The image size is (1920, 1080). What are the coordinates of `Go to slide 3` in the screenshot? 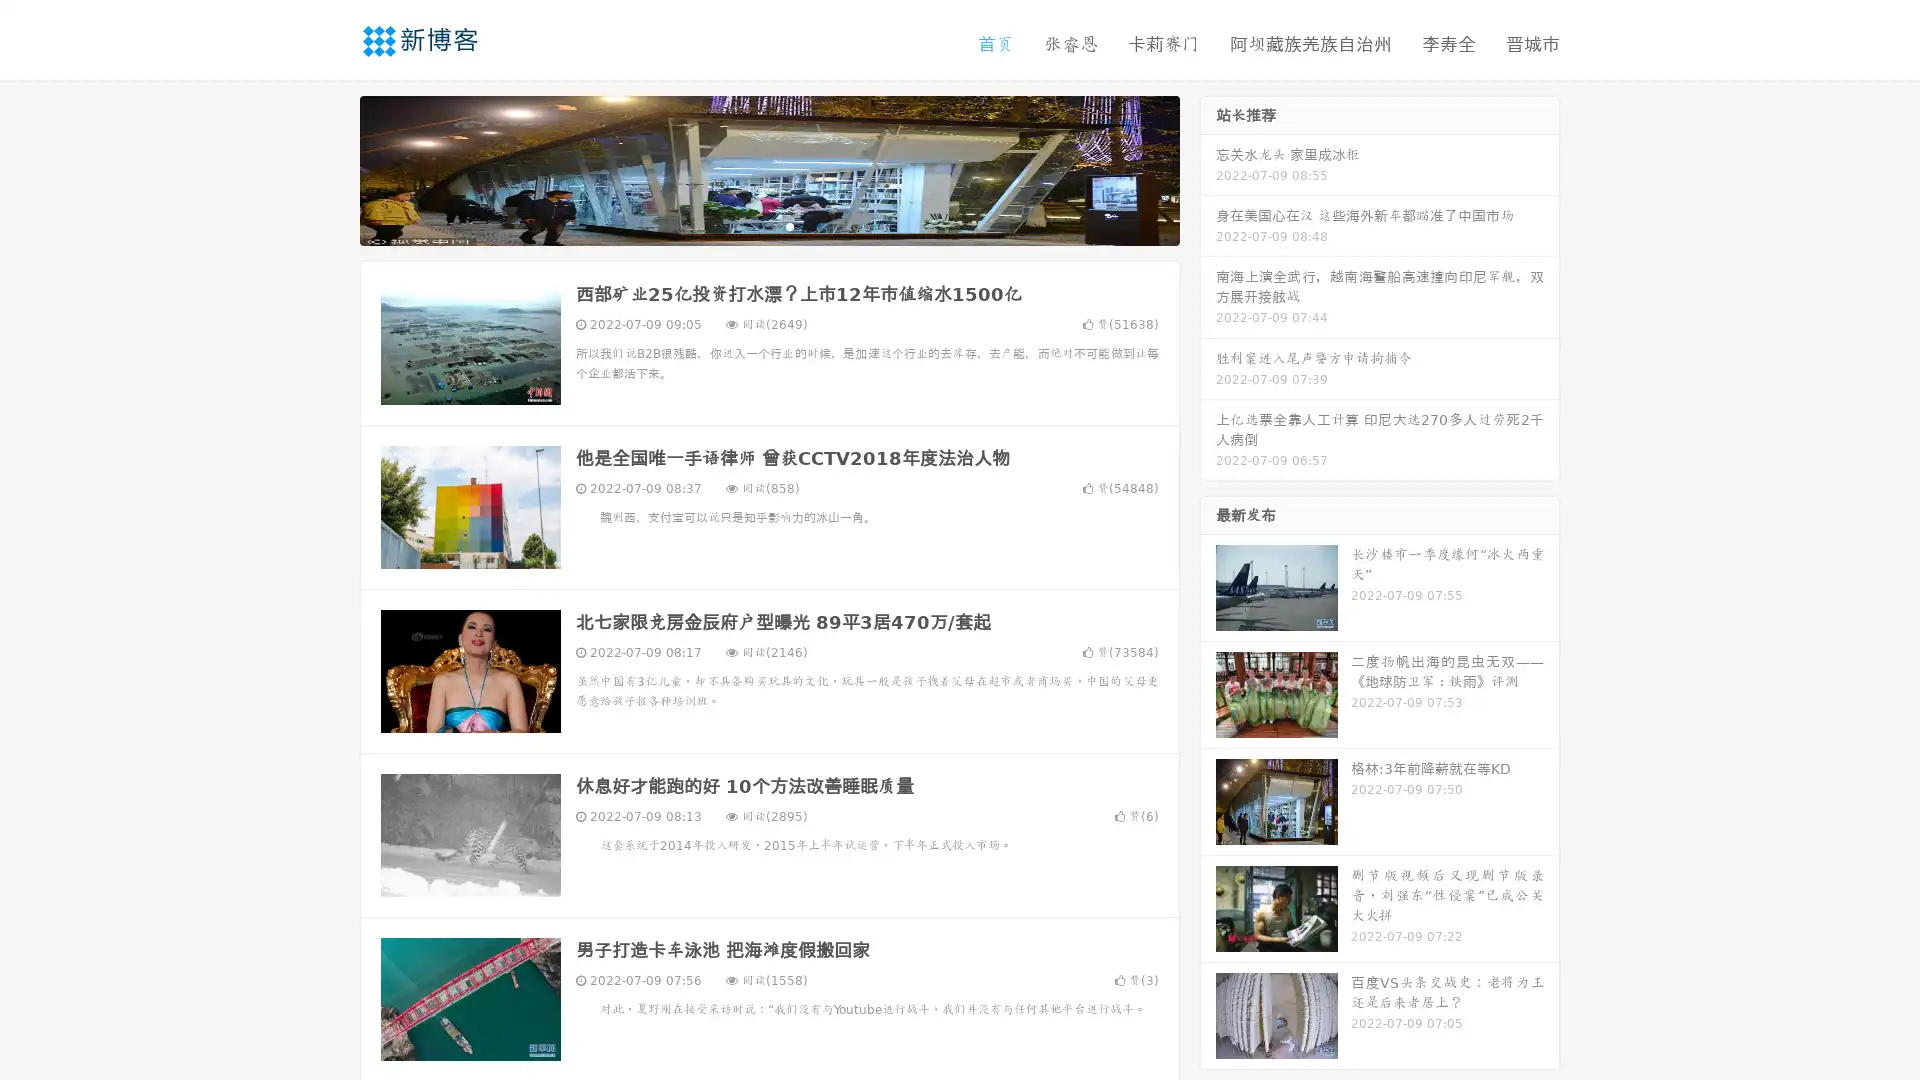 It's located at (789, 225).